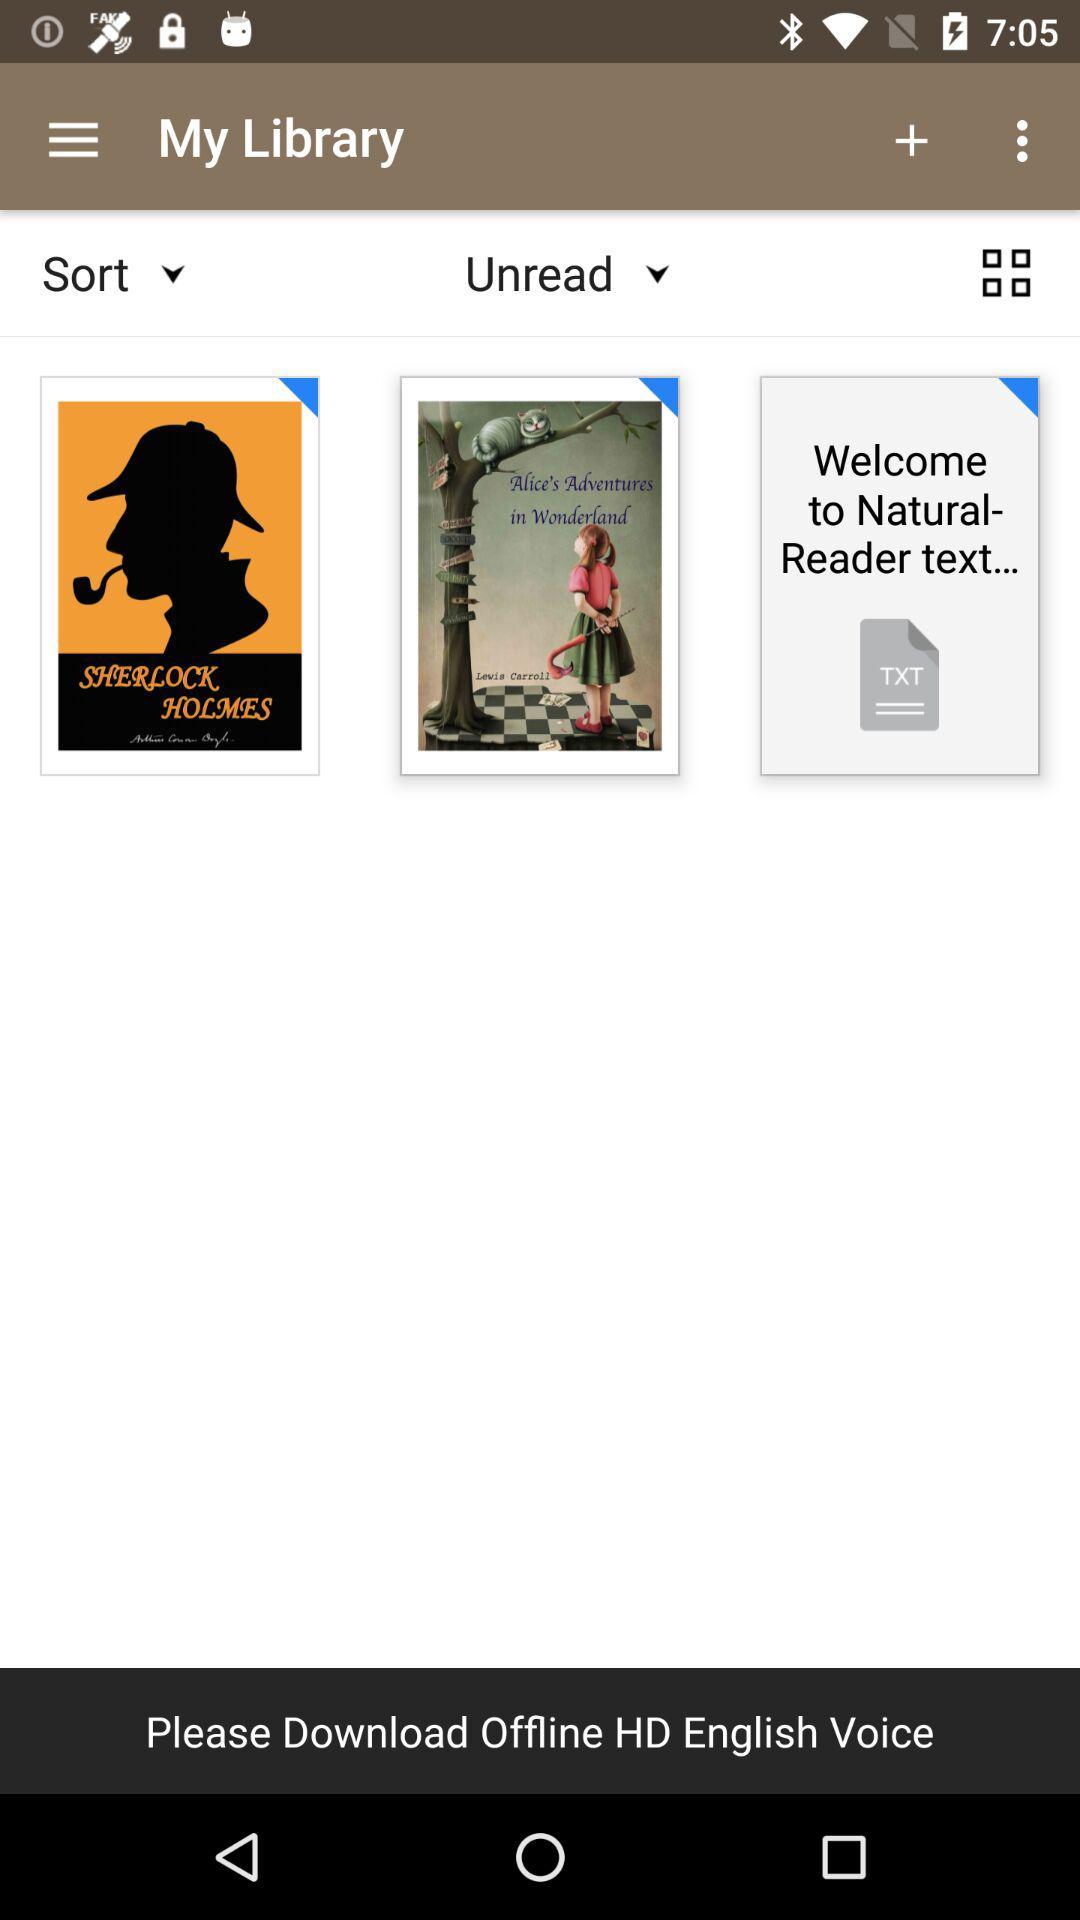 This screenshot has width=1080, height=1920. Describe the element at coordinates (1006, 291) in the screenshot. I see `the dashboard icon` at that location.